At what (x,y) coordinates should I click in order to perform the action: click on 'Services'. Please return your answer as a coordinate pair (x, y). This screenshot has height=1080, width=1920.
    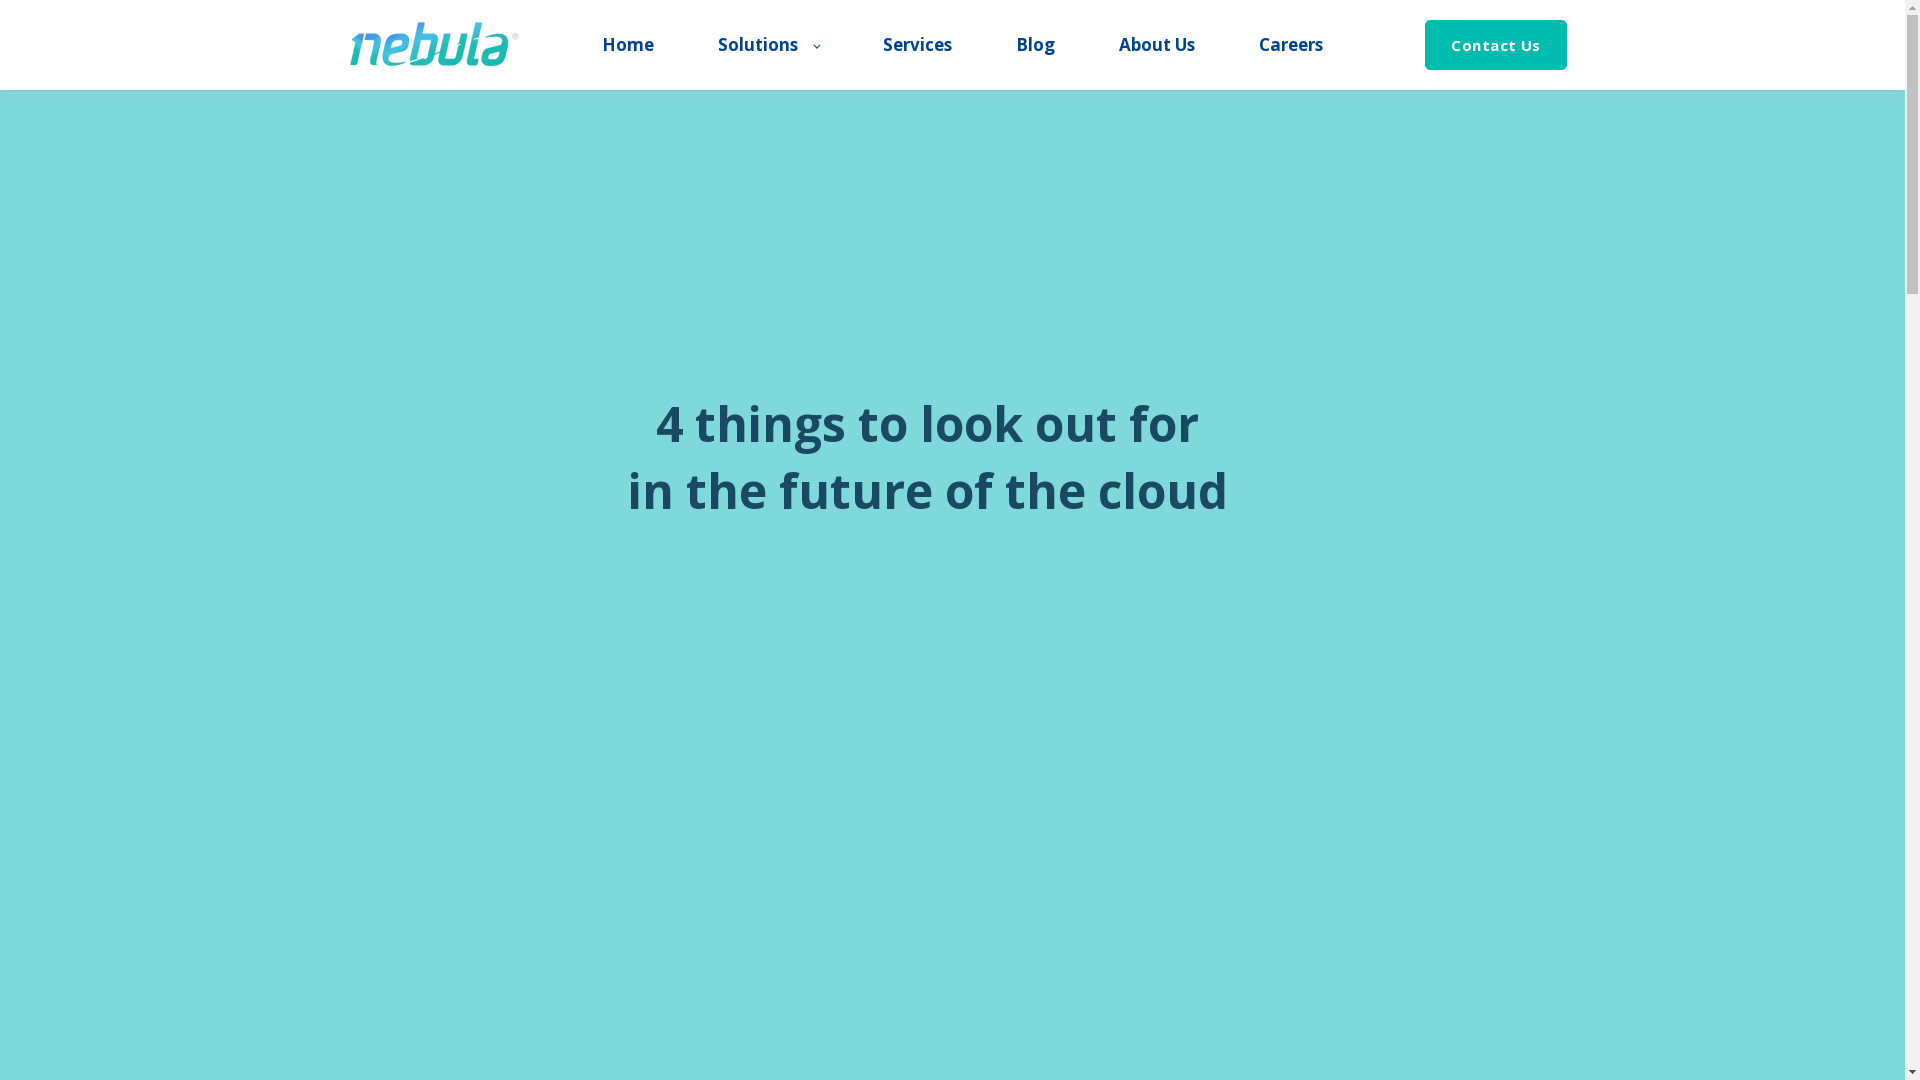
    Looking at the image, I should click on (916, 45).